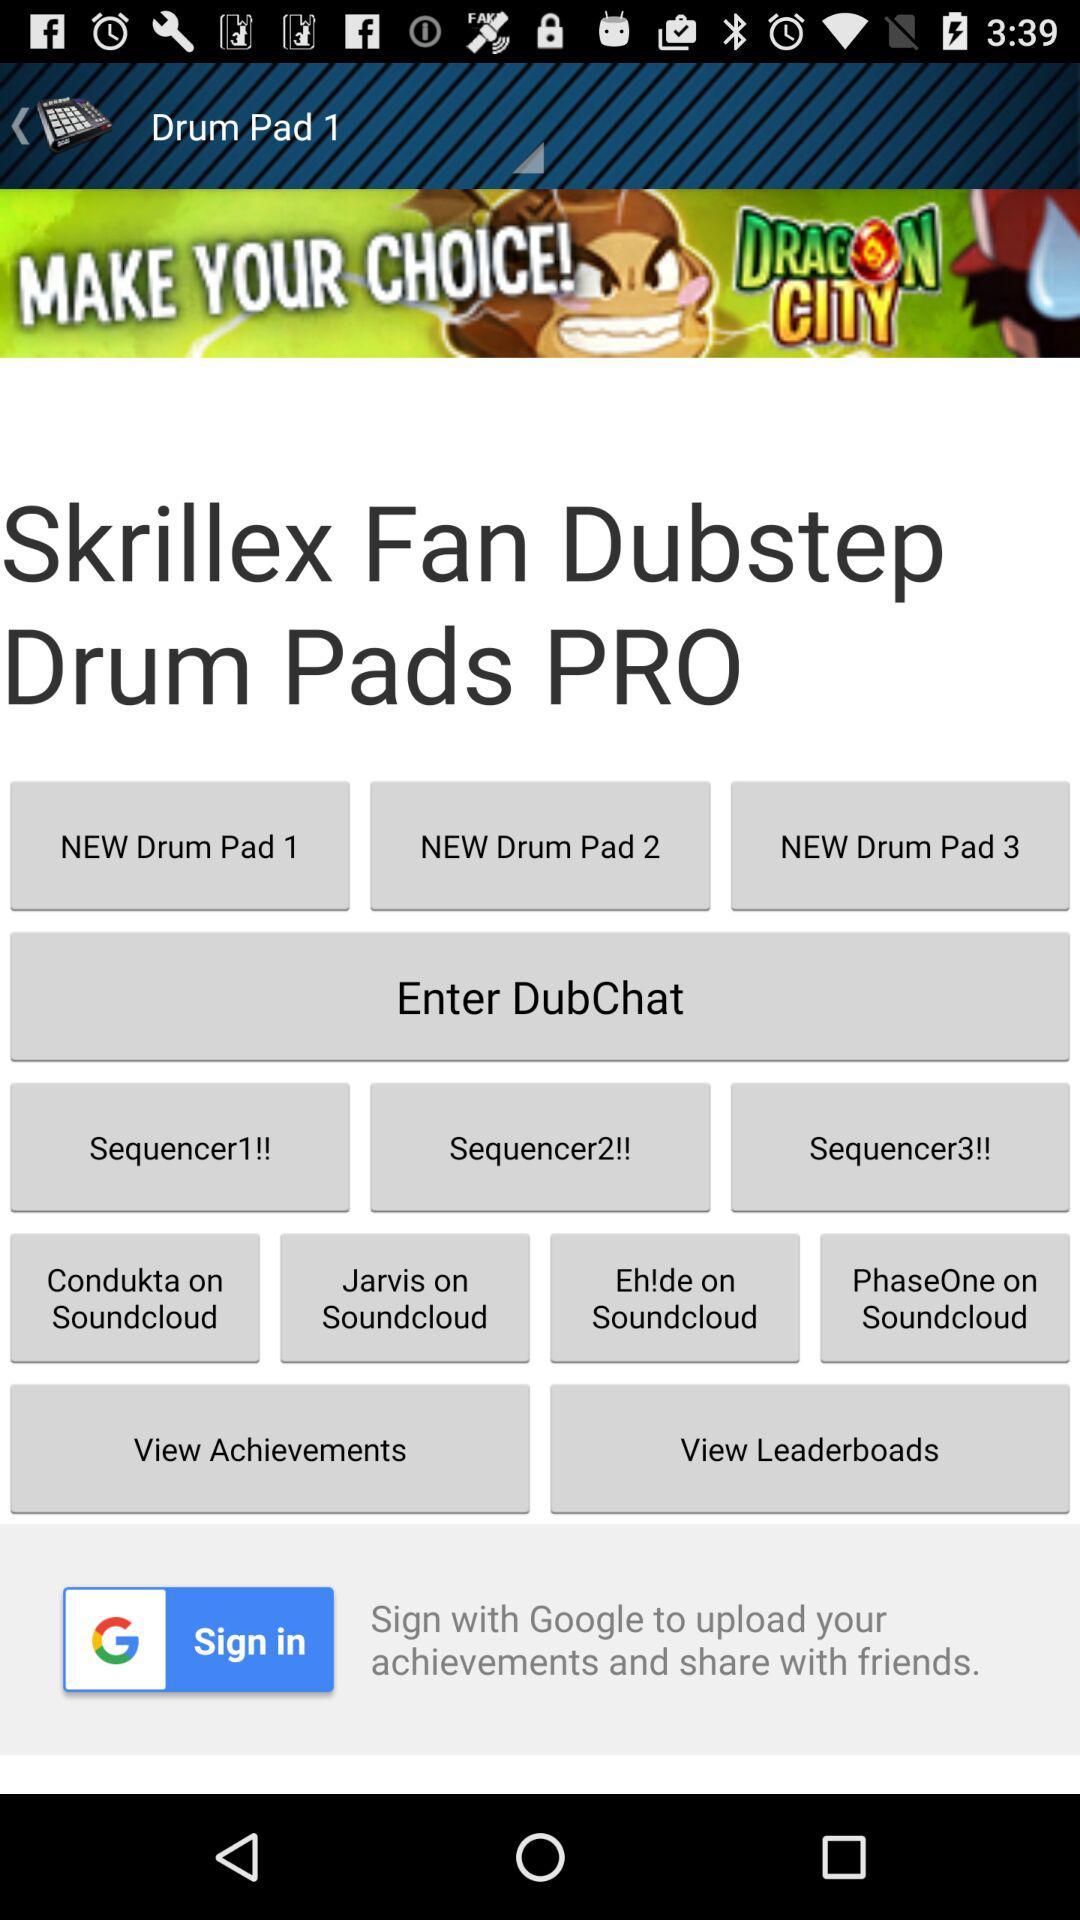 The image size is (1080, 1920). What do you see at coordinates (540, 272) in the screenshot?
I see `advertisement` at bounding box center [540, 272].